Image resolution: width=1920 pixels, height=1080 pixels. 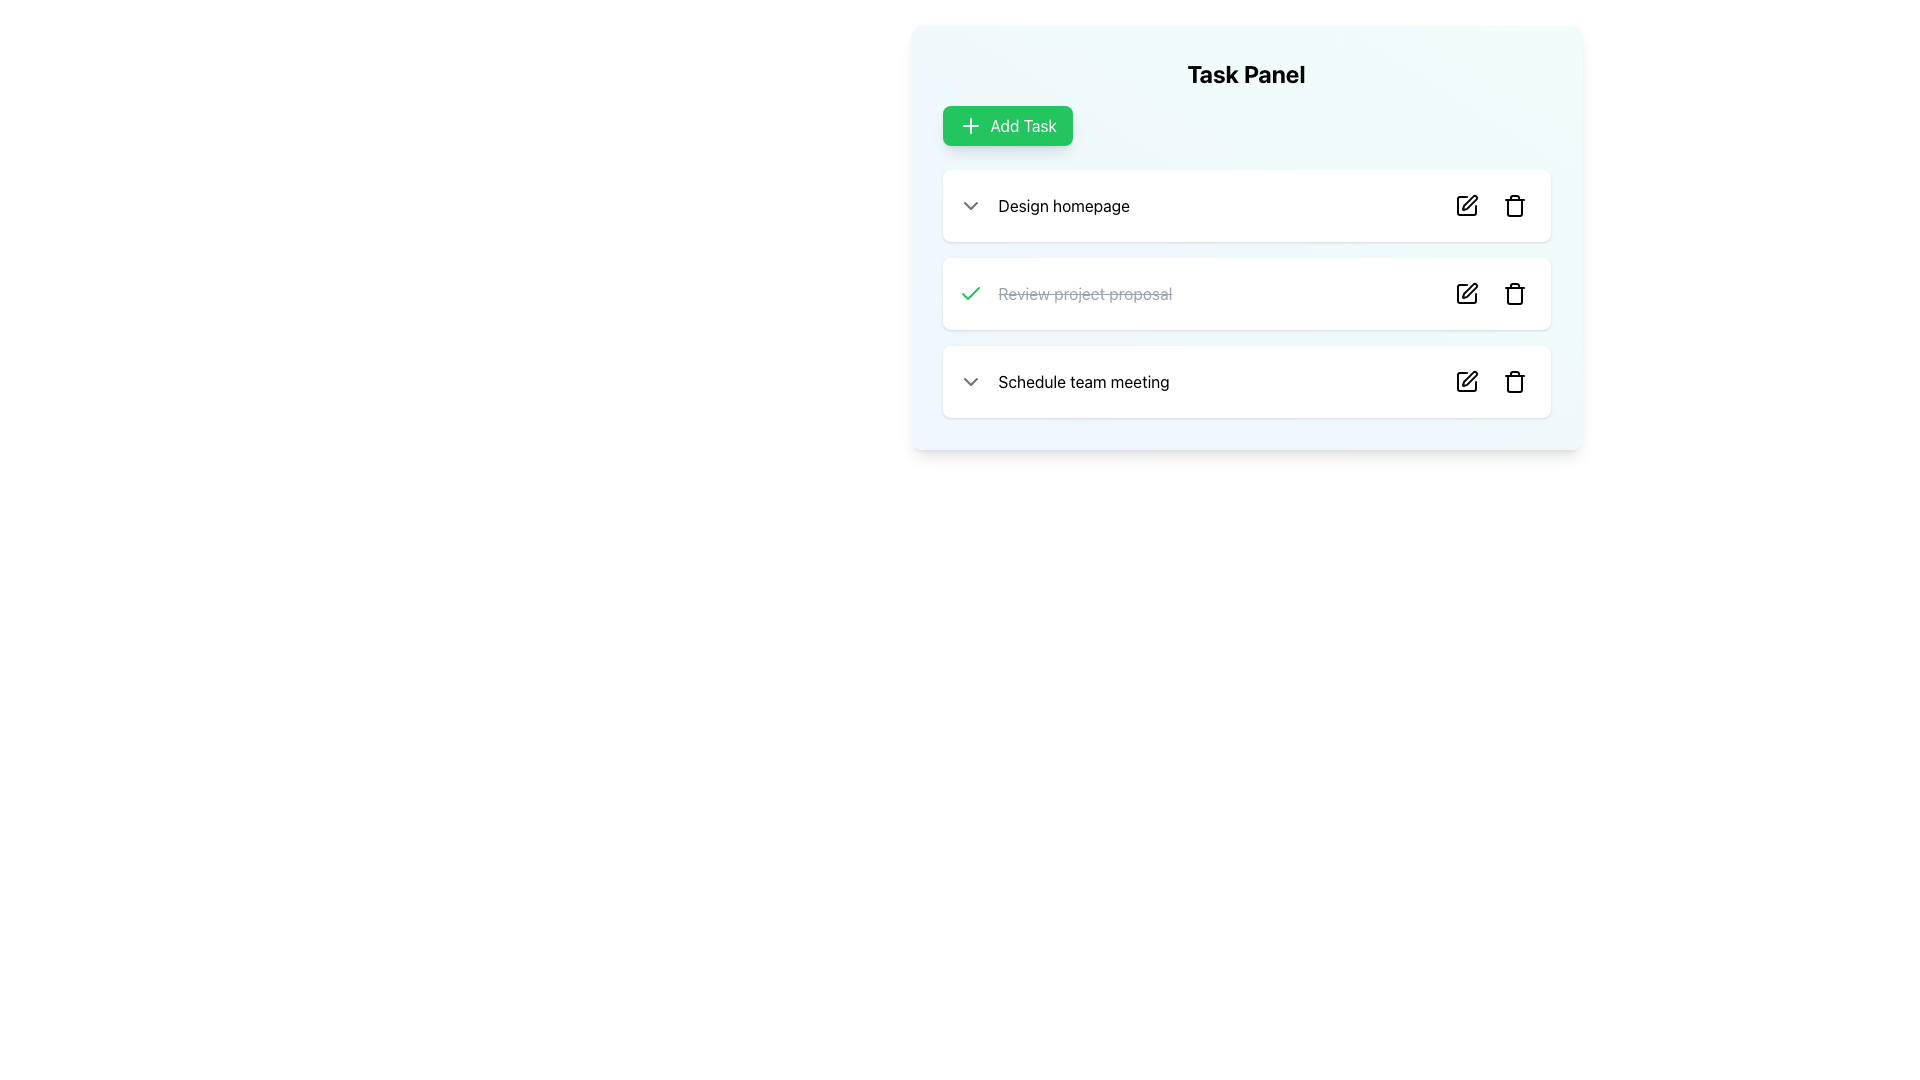 What do you see at coordinates (1245, 72) in the screenshot?
I see `the bold 'Task Panel' label, which is prominently displayed in 2xl font size and styled in black, located at the top of a card-like panel` at bounding box center [1245, 72].